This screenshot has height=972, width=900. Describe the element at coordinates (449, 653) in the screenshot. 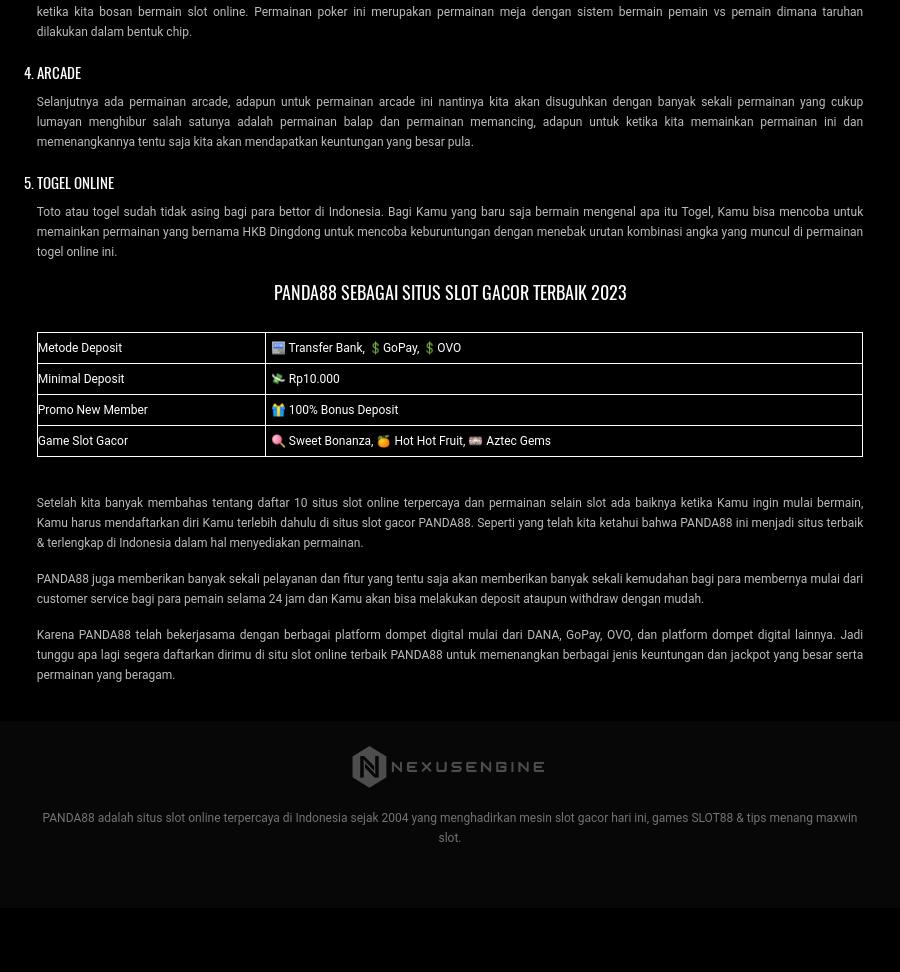

I see `'Karena PANDA88 telah bekerjasama dengan berbagai platform dompet digital mulai dari DANA, GoPay, OVO, dan platform dompet digital lainnya. Jadi tunggu apa lagi segera daftarkan dirimu di situ slot online terbaik PANDA88 untuk memenangkan berbagai jenis keuntungan dan jackpot yang besar serta permainan yang beragam.'` at that location.